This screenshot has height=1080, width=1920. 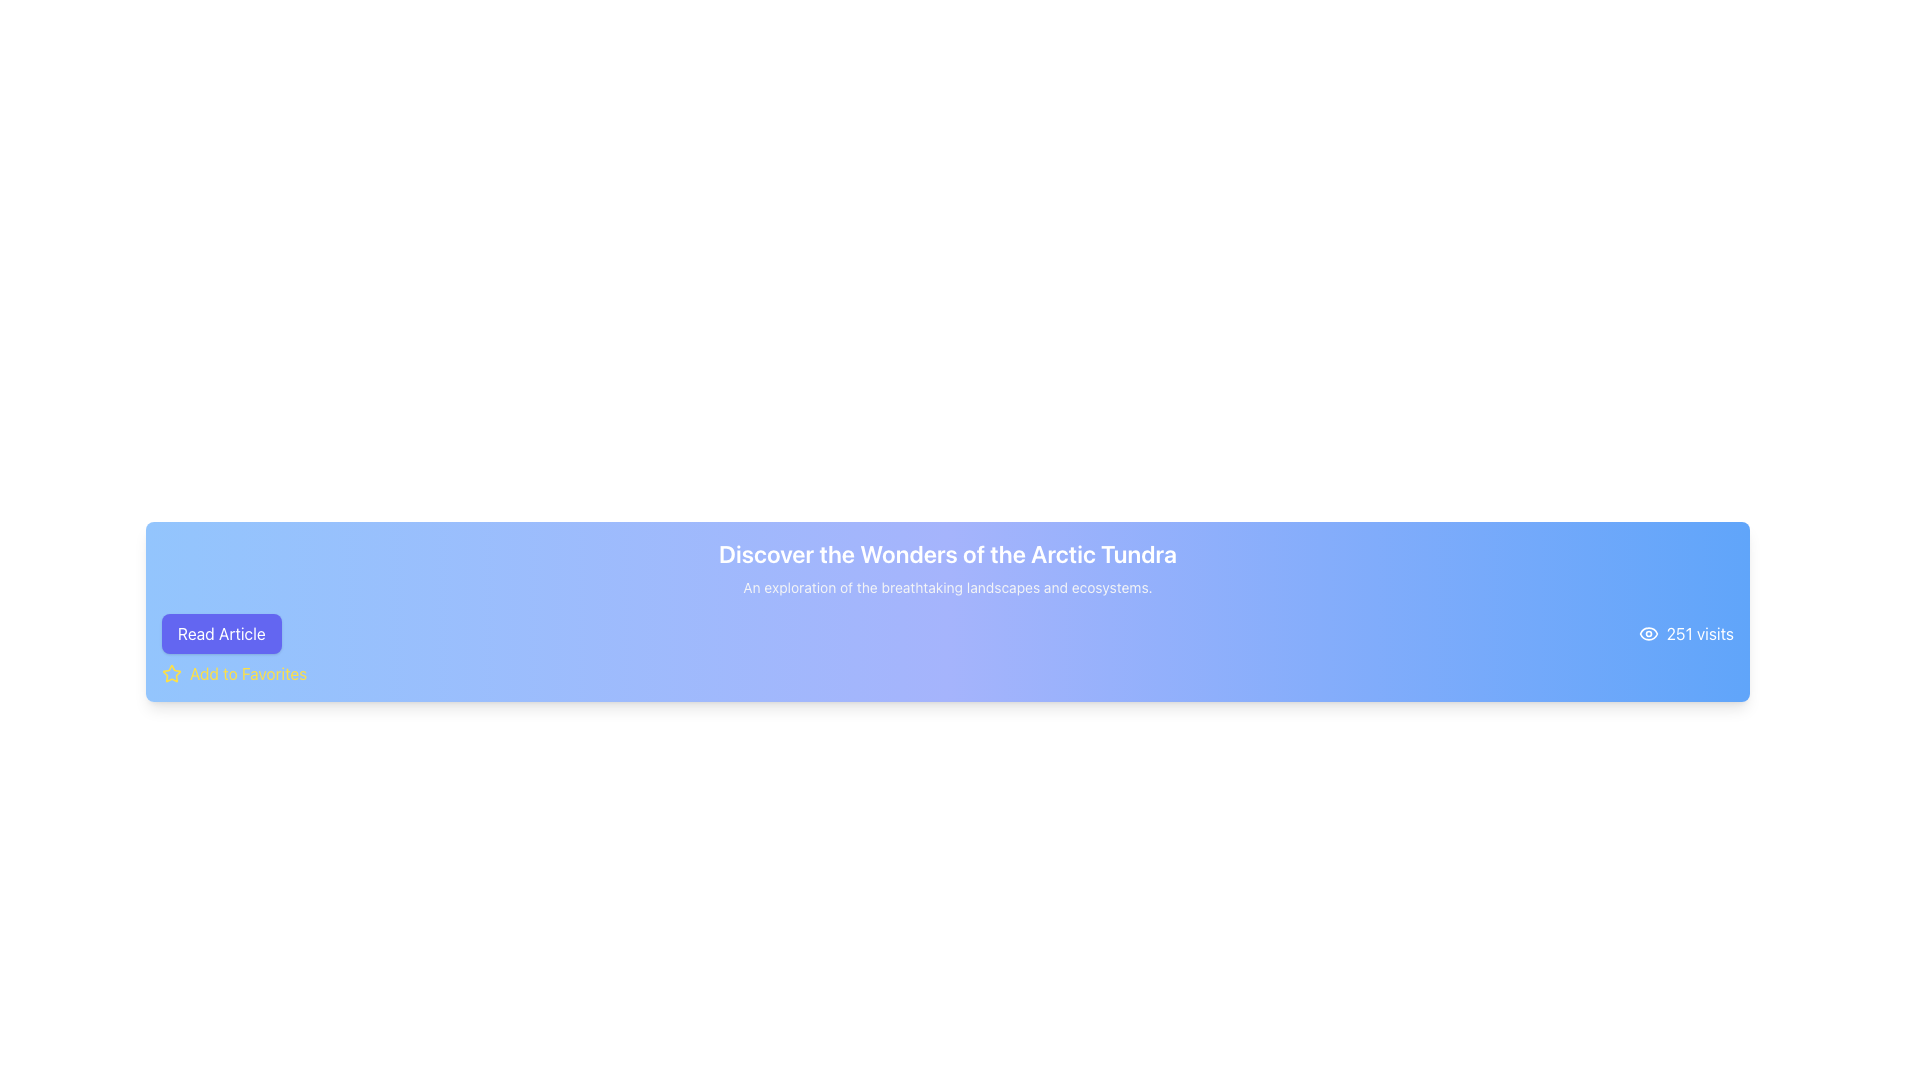 I want to click on informative label displaying '251 visits' which consists of a white eye icon and text on a blue background, located to the right of the 'Read Article' button, so click(x=1685, y=633).